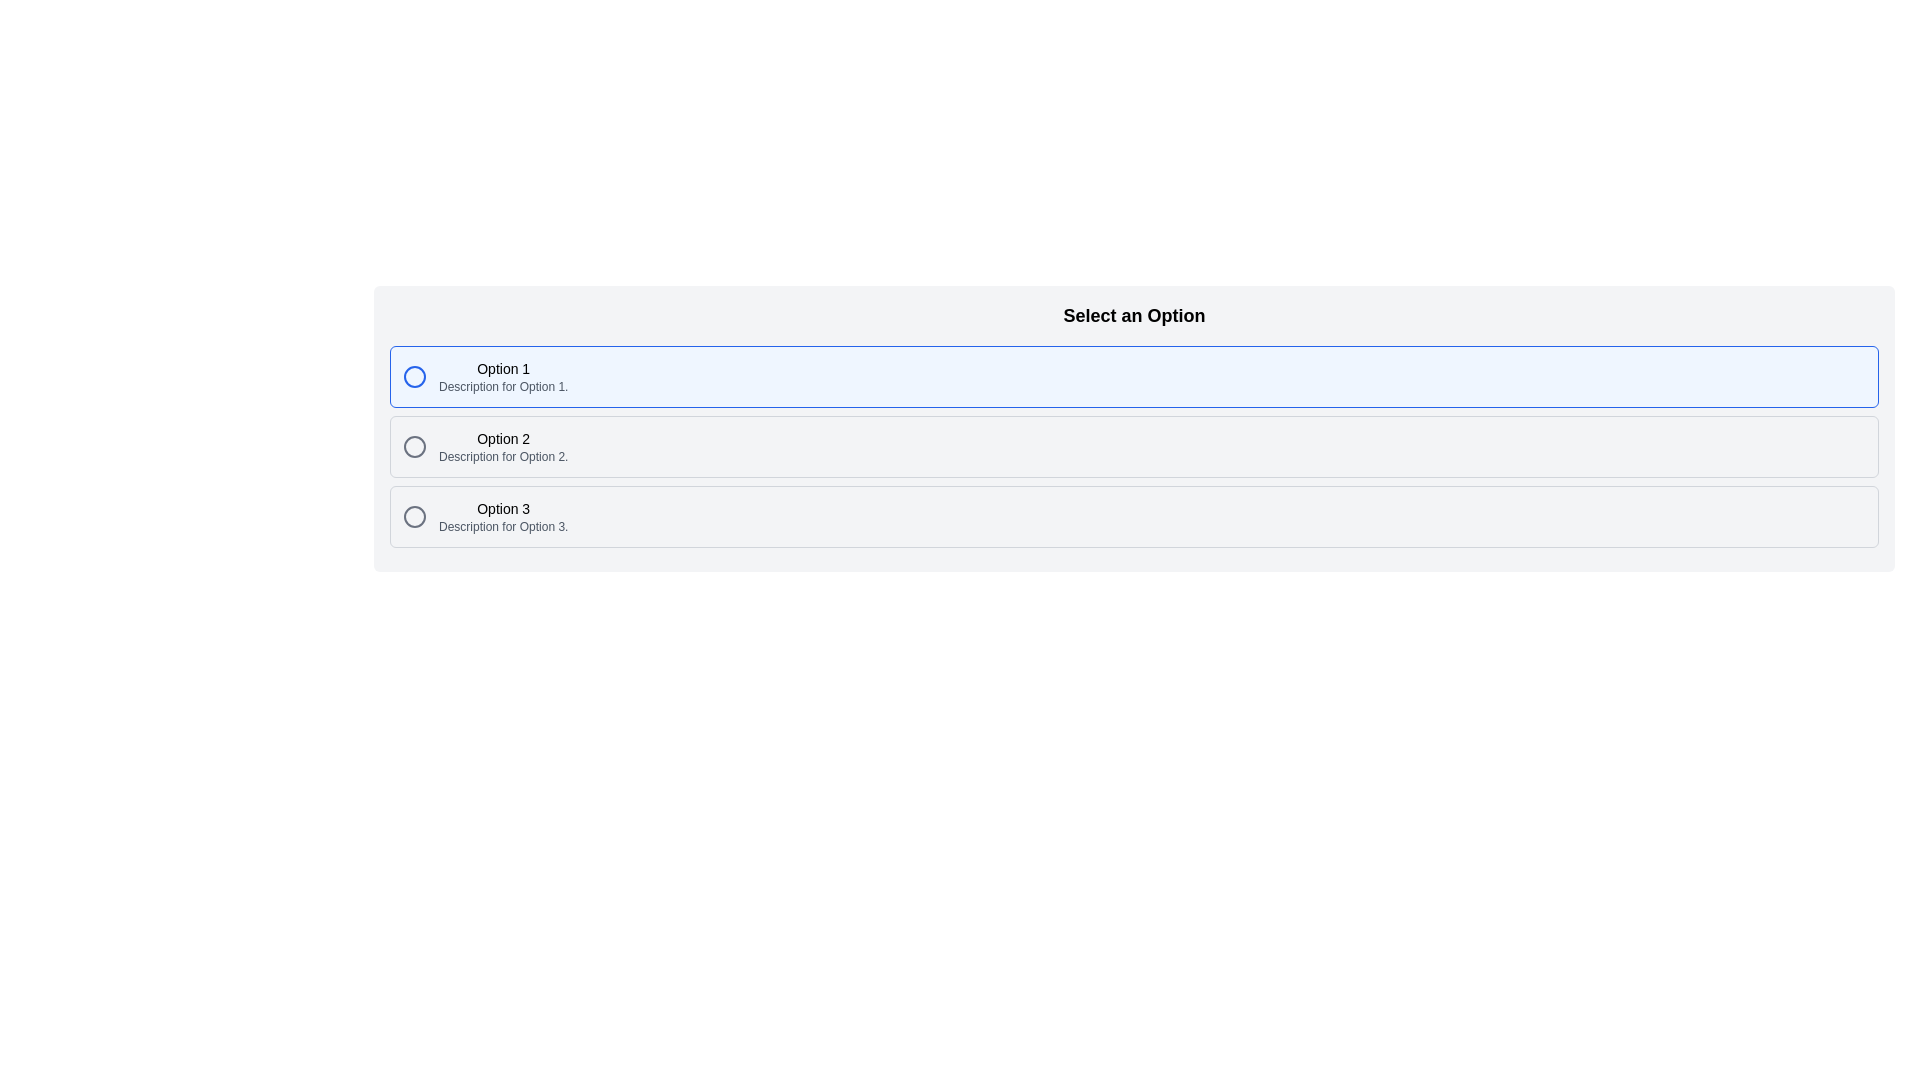  What do you see at coordinates (1134, 515) in the screenshot?
I see `the third radio button labeled 'Option 3' in the selection group` at bounding box center [1134, 515].